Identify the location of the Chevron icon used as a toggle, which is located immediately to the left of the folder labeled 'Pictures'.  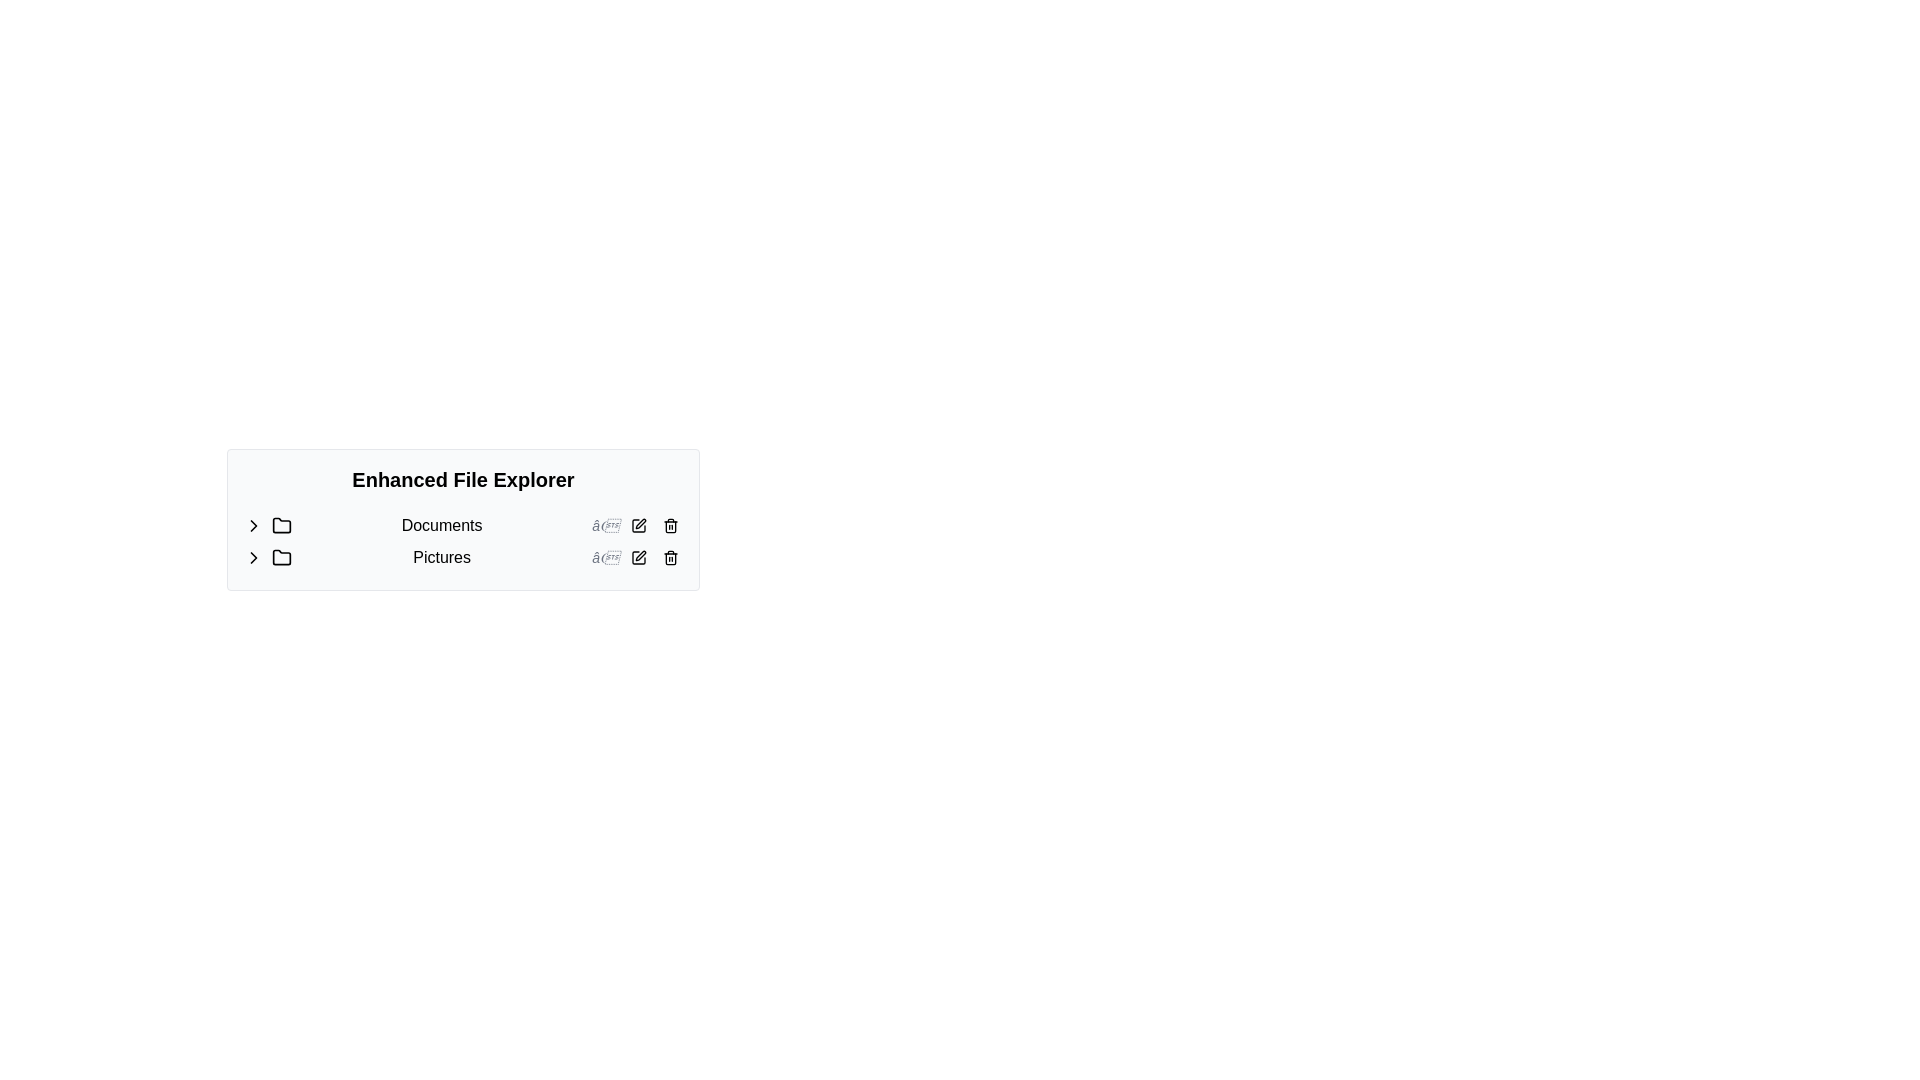
(253, 558).